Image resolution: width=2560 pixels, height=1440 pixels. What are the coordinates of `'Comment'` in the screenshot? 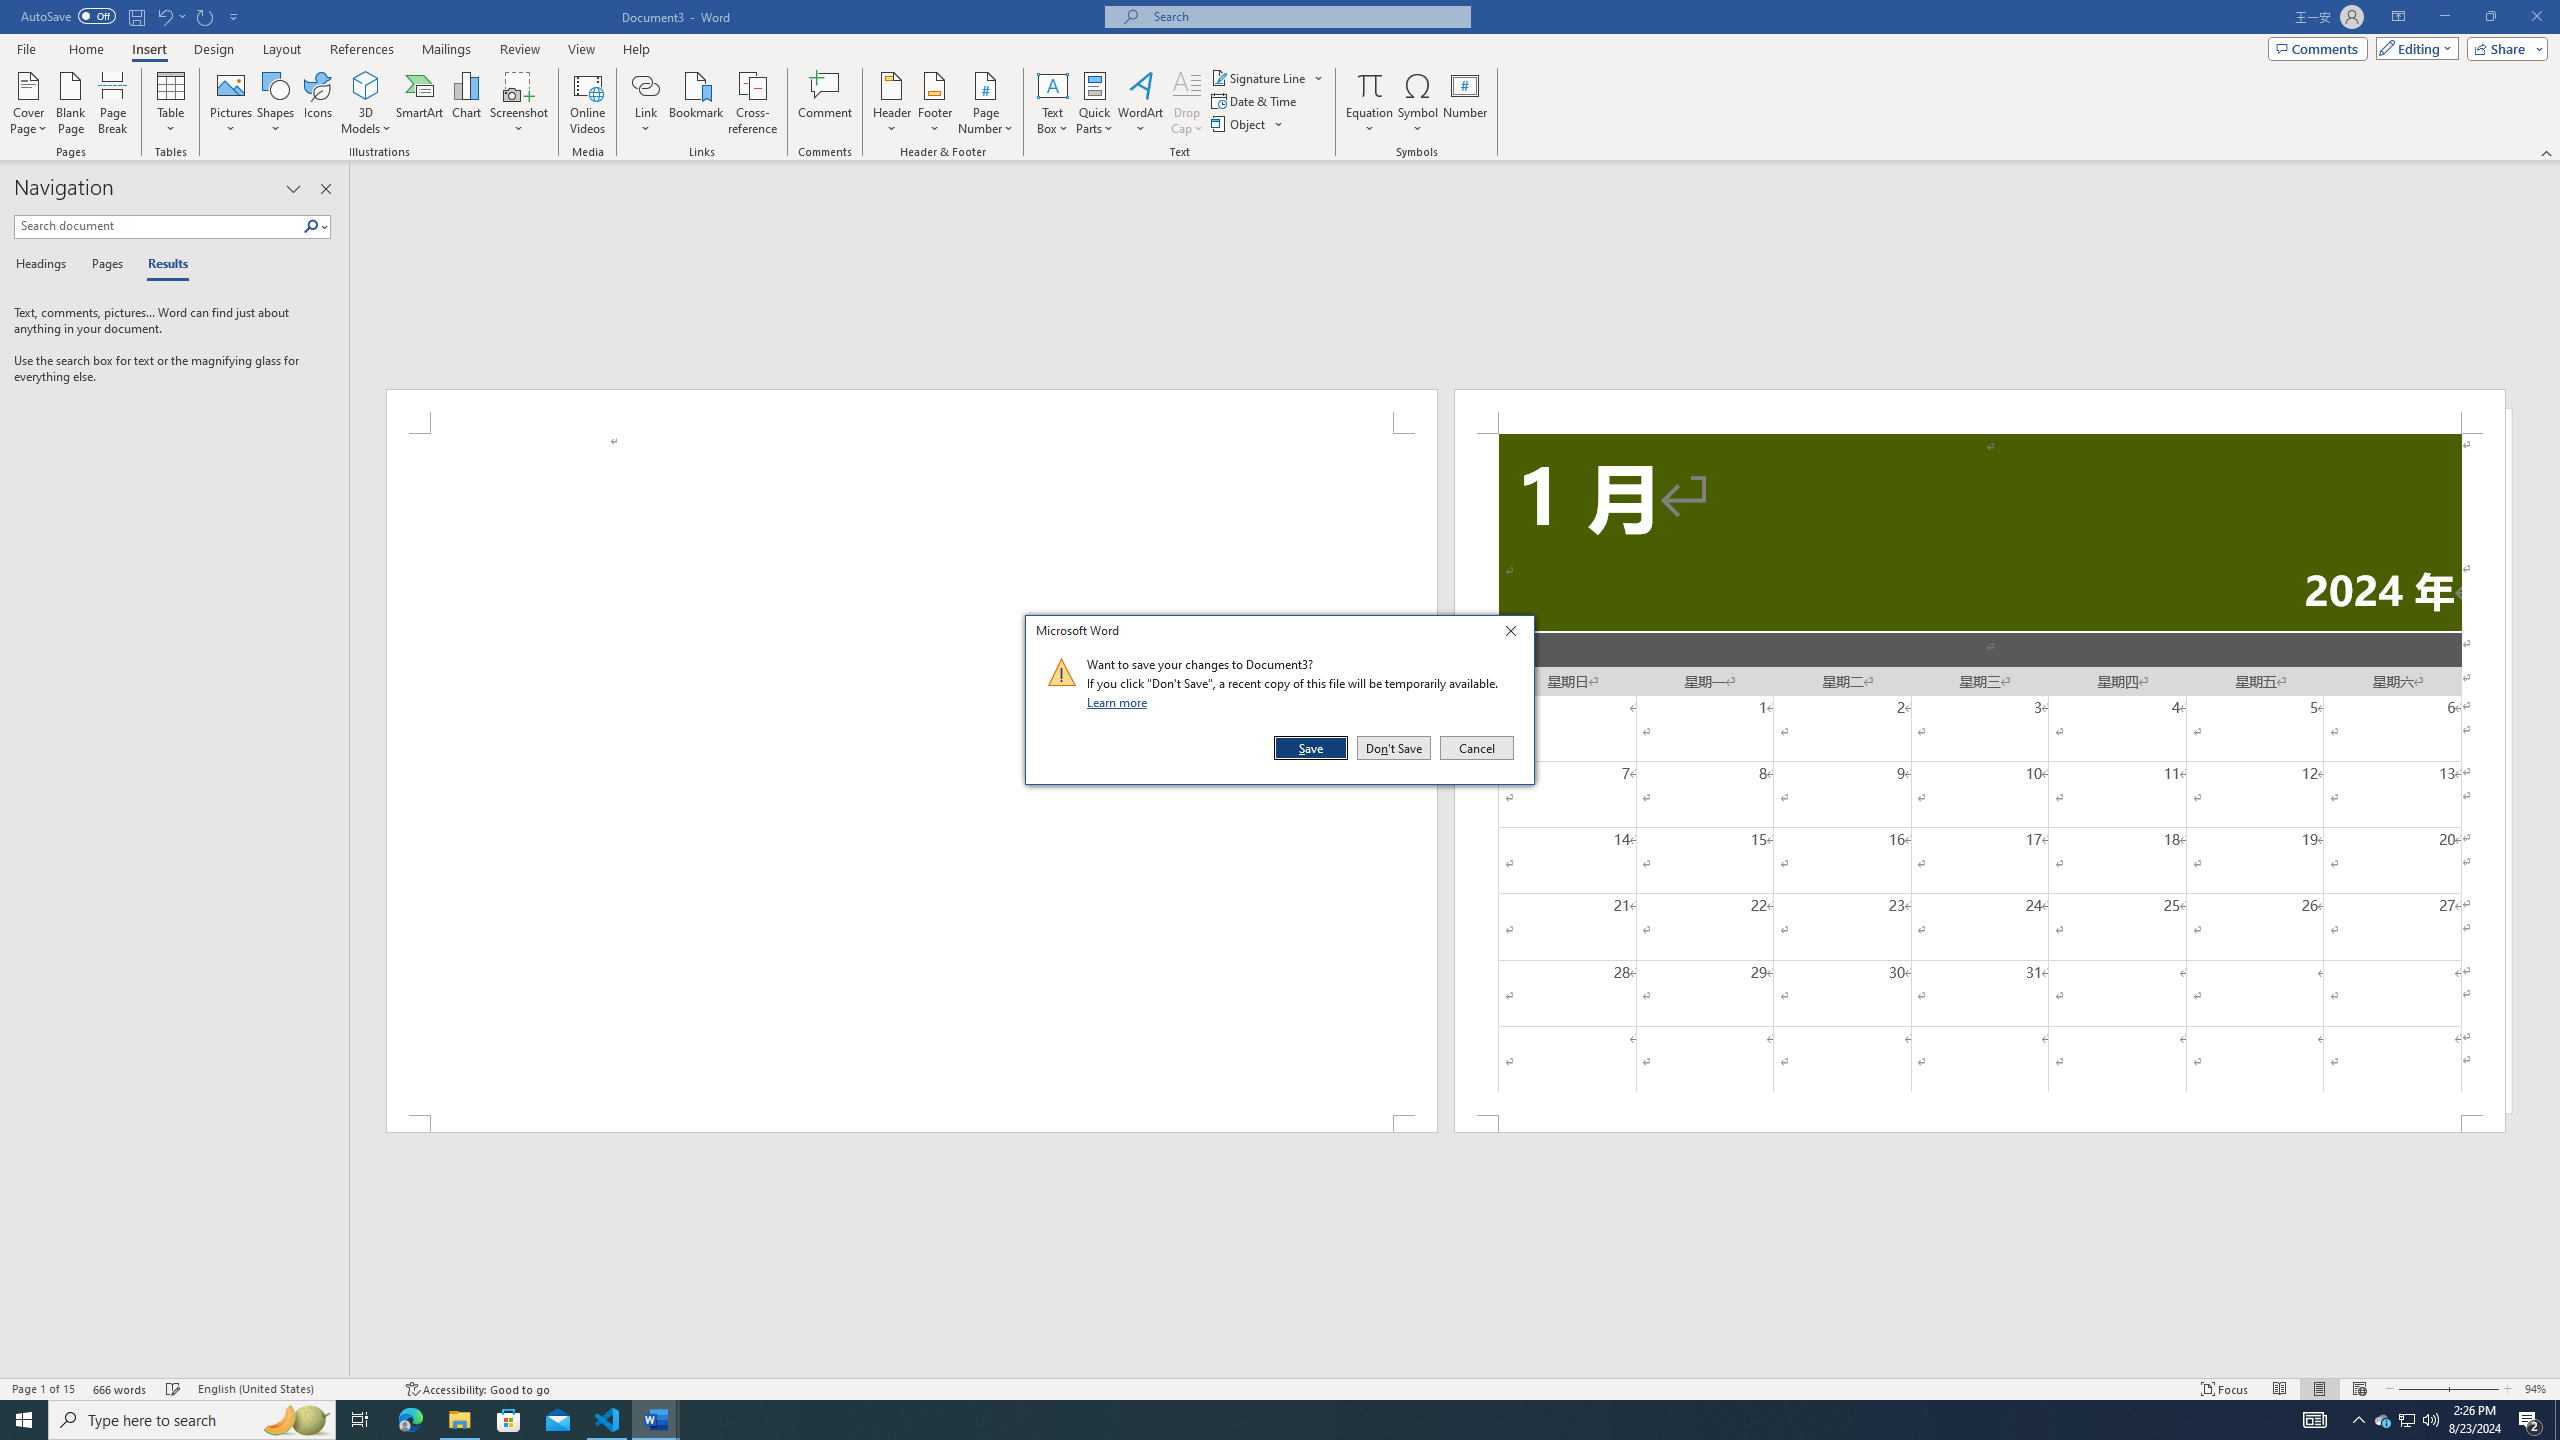 It's located at (824, 103).